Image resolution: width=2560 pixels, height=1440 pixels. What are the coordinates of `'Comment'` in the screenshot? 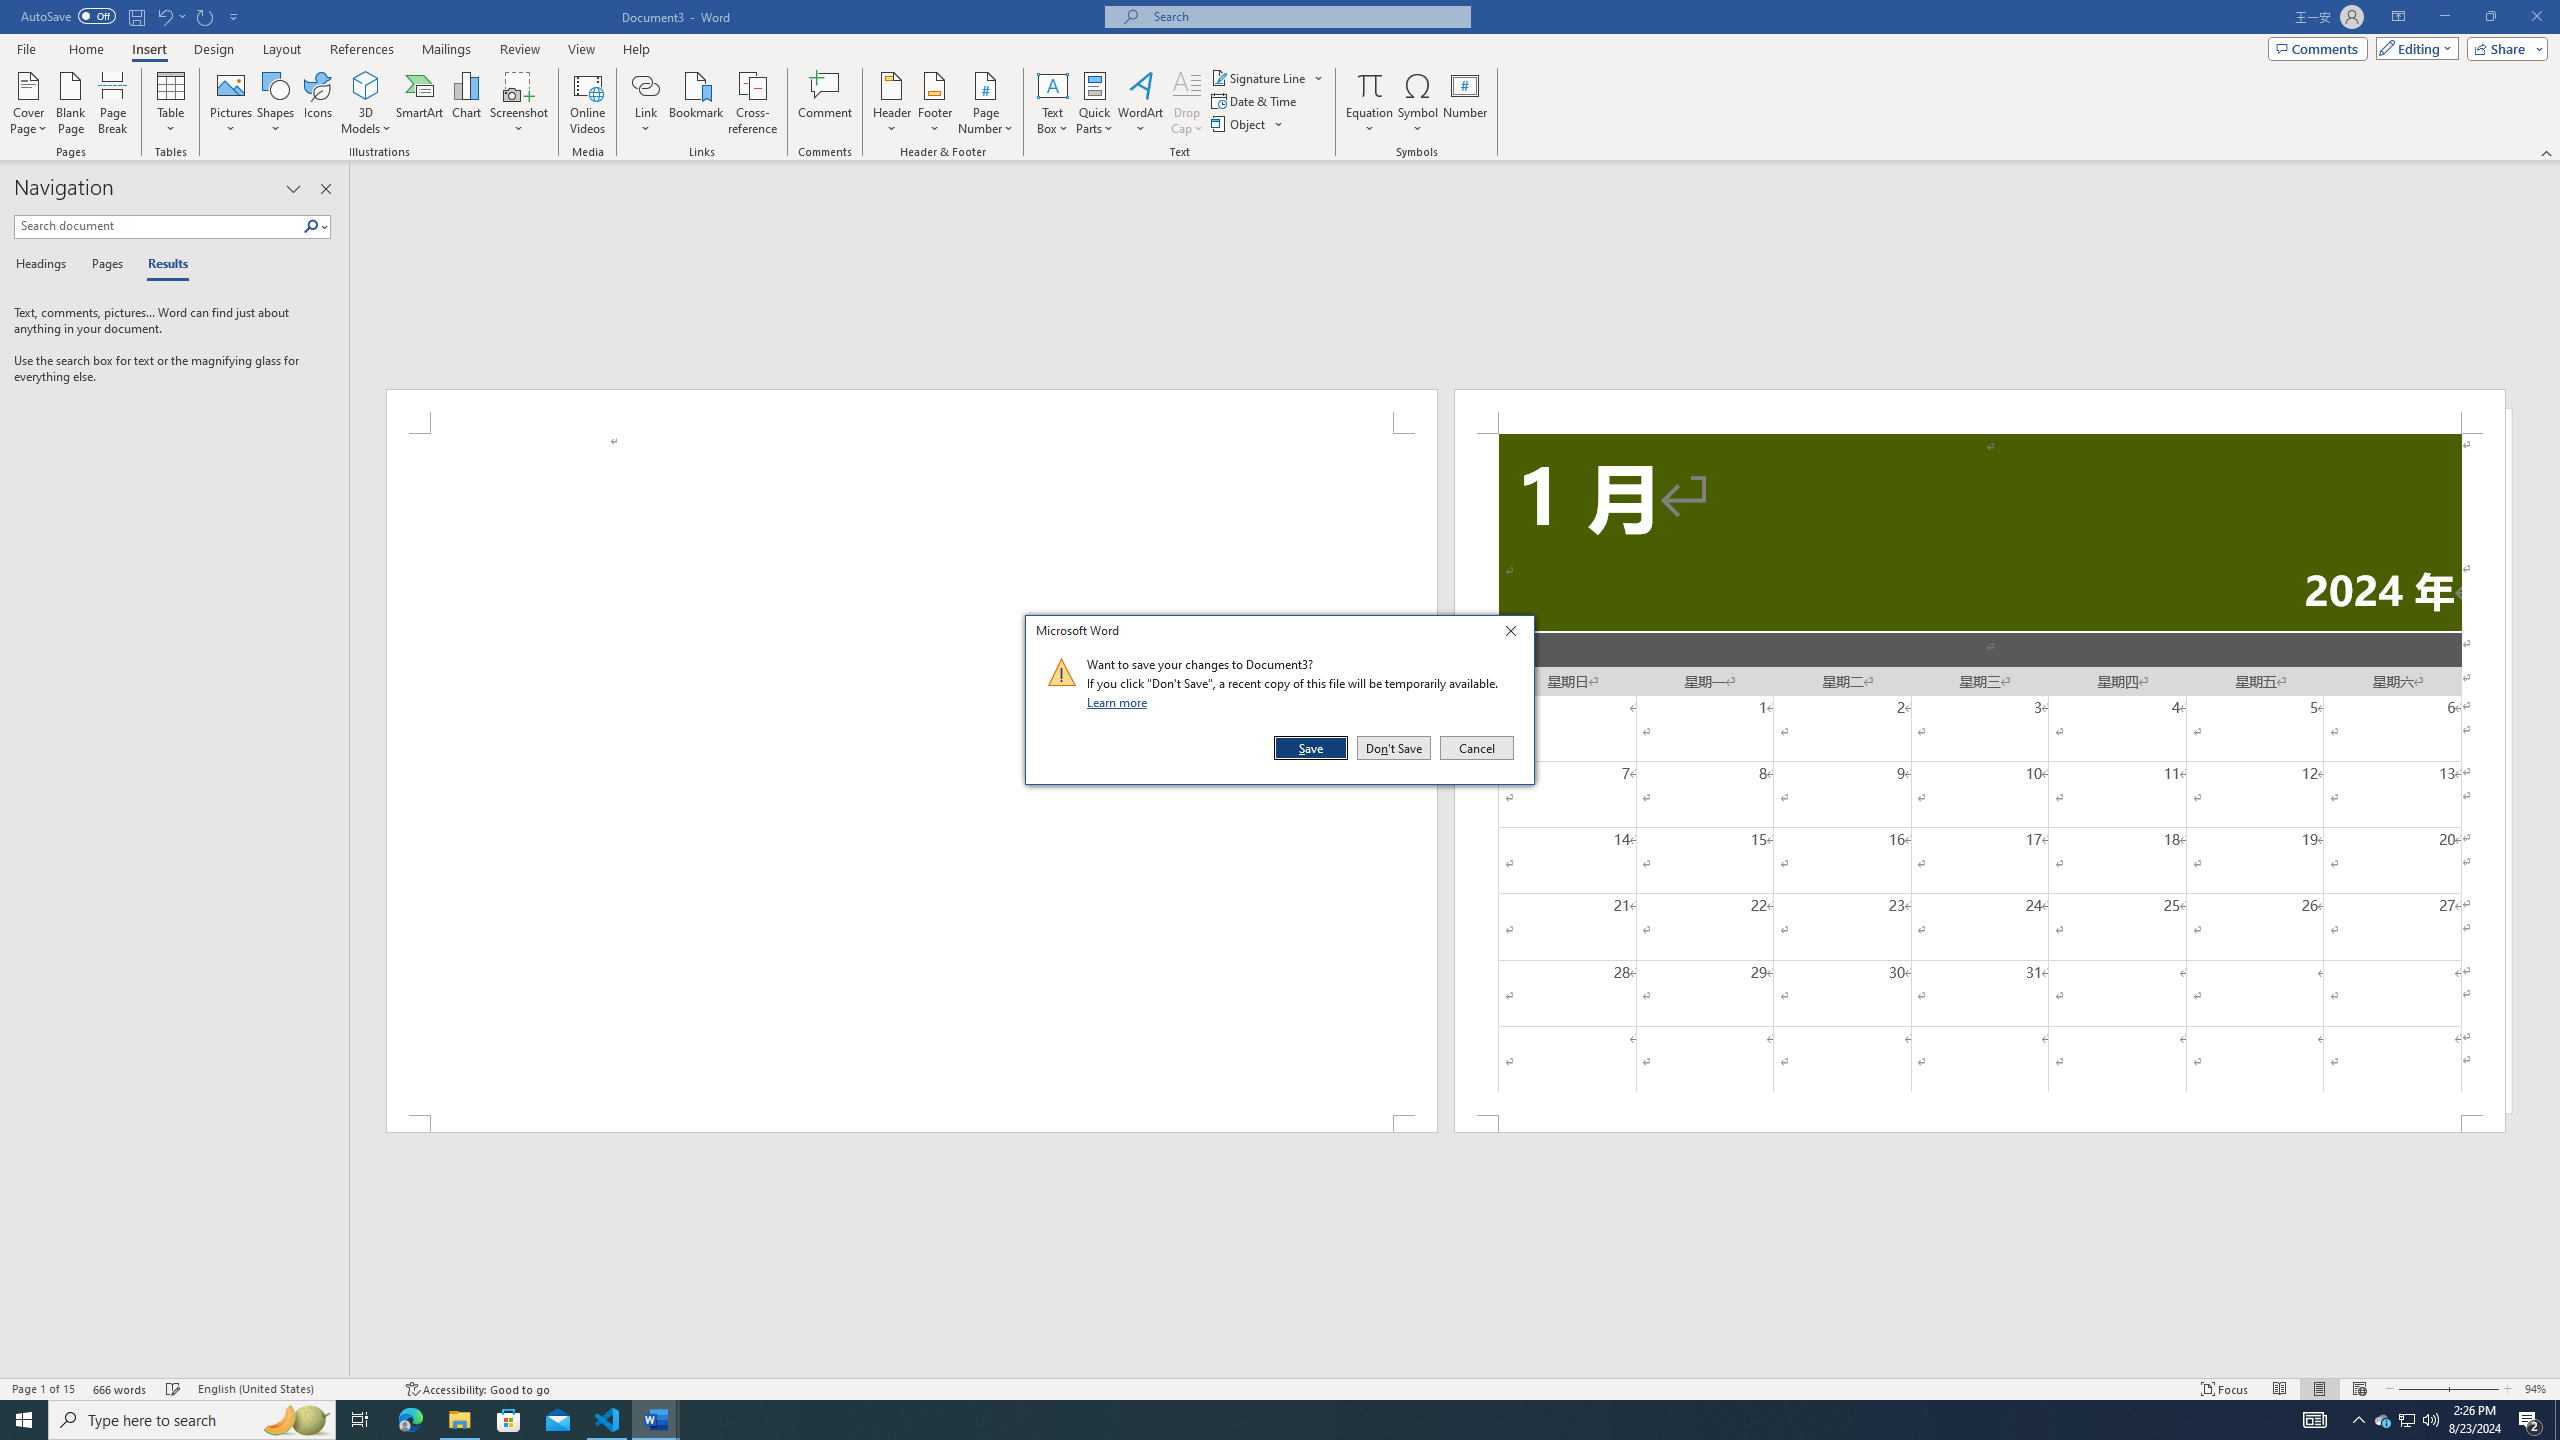 It's located at (824, 103).